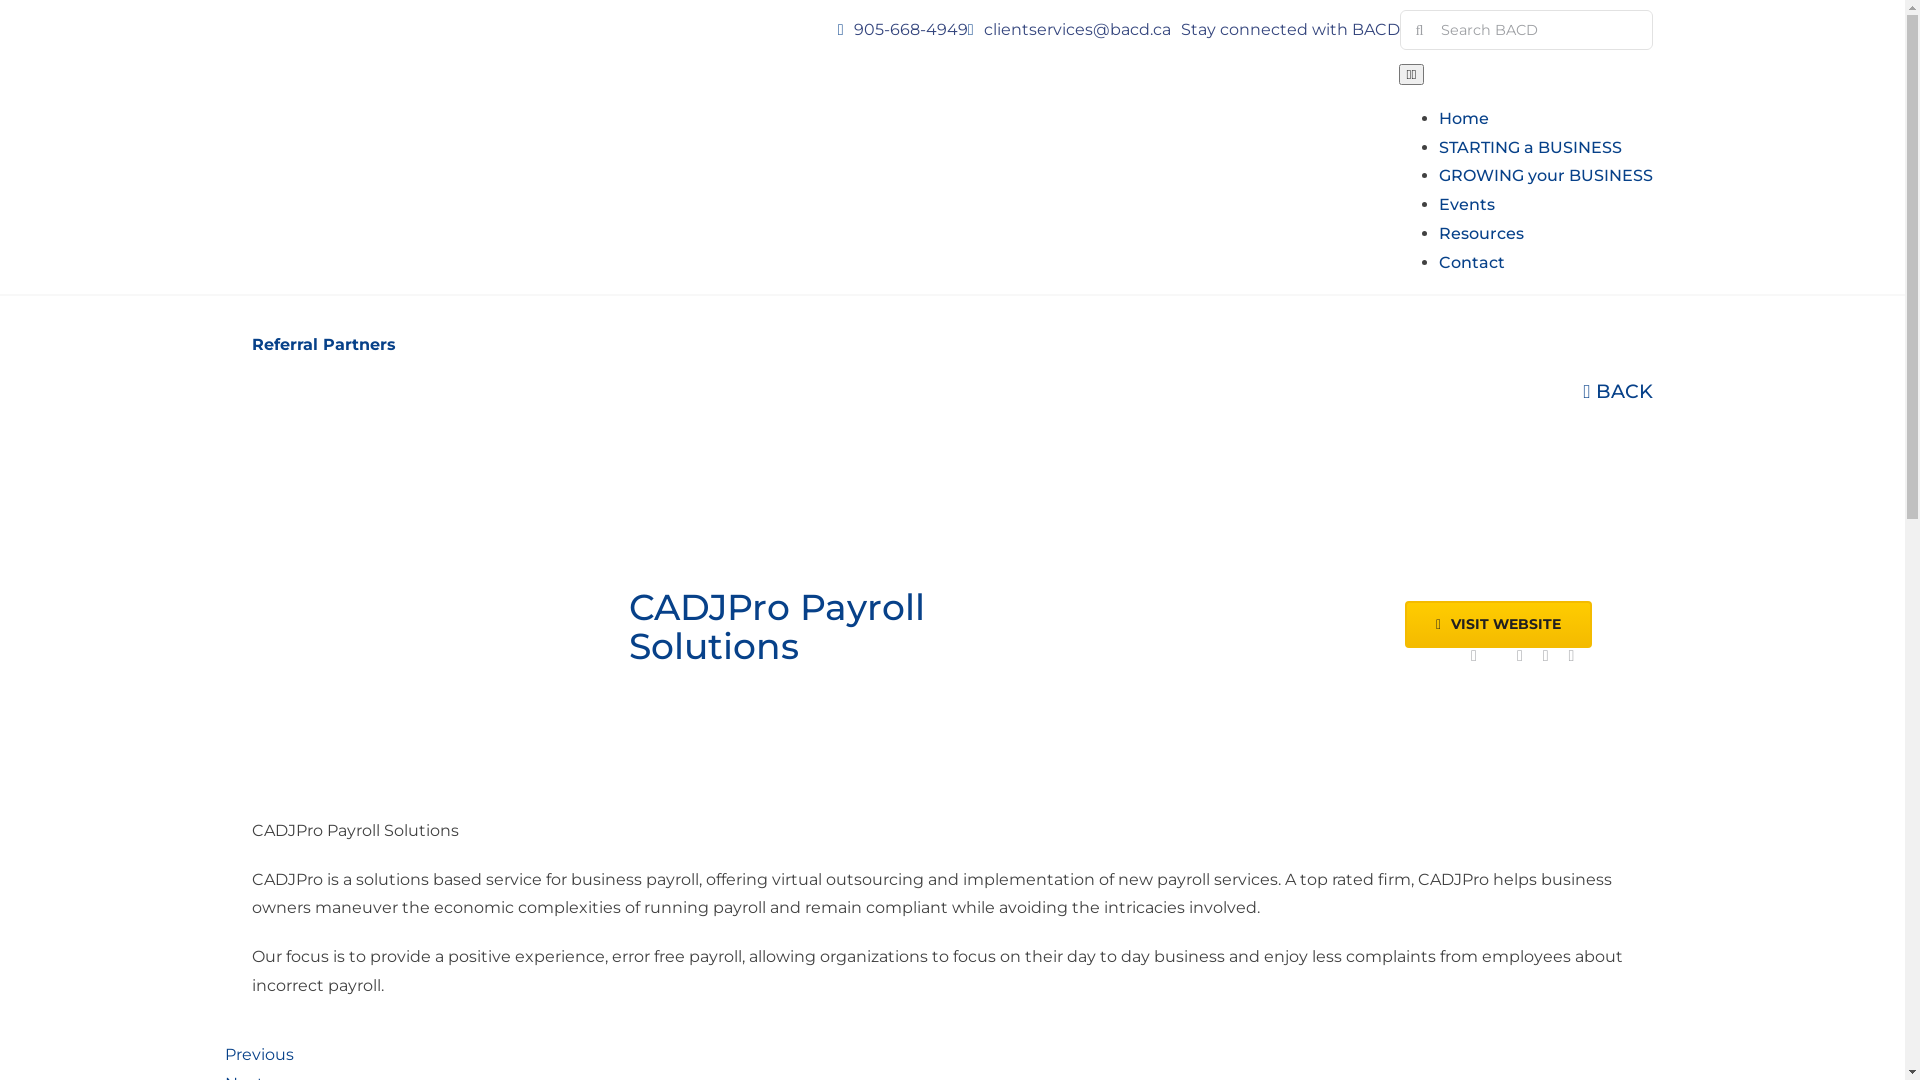 Image resolution: width=1920 pixels, height=1080 pixels. I want to click on 'STARTING a BUSINESS', so click(1529, 146).